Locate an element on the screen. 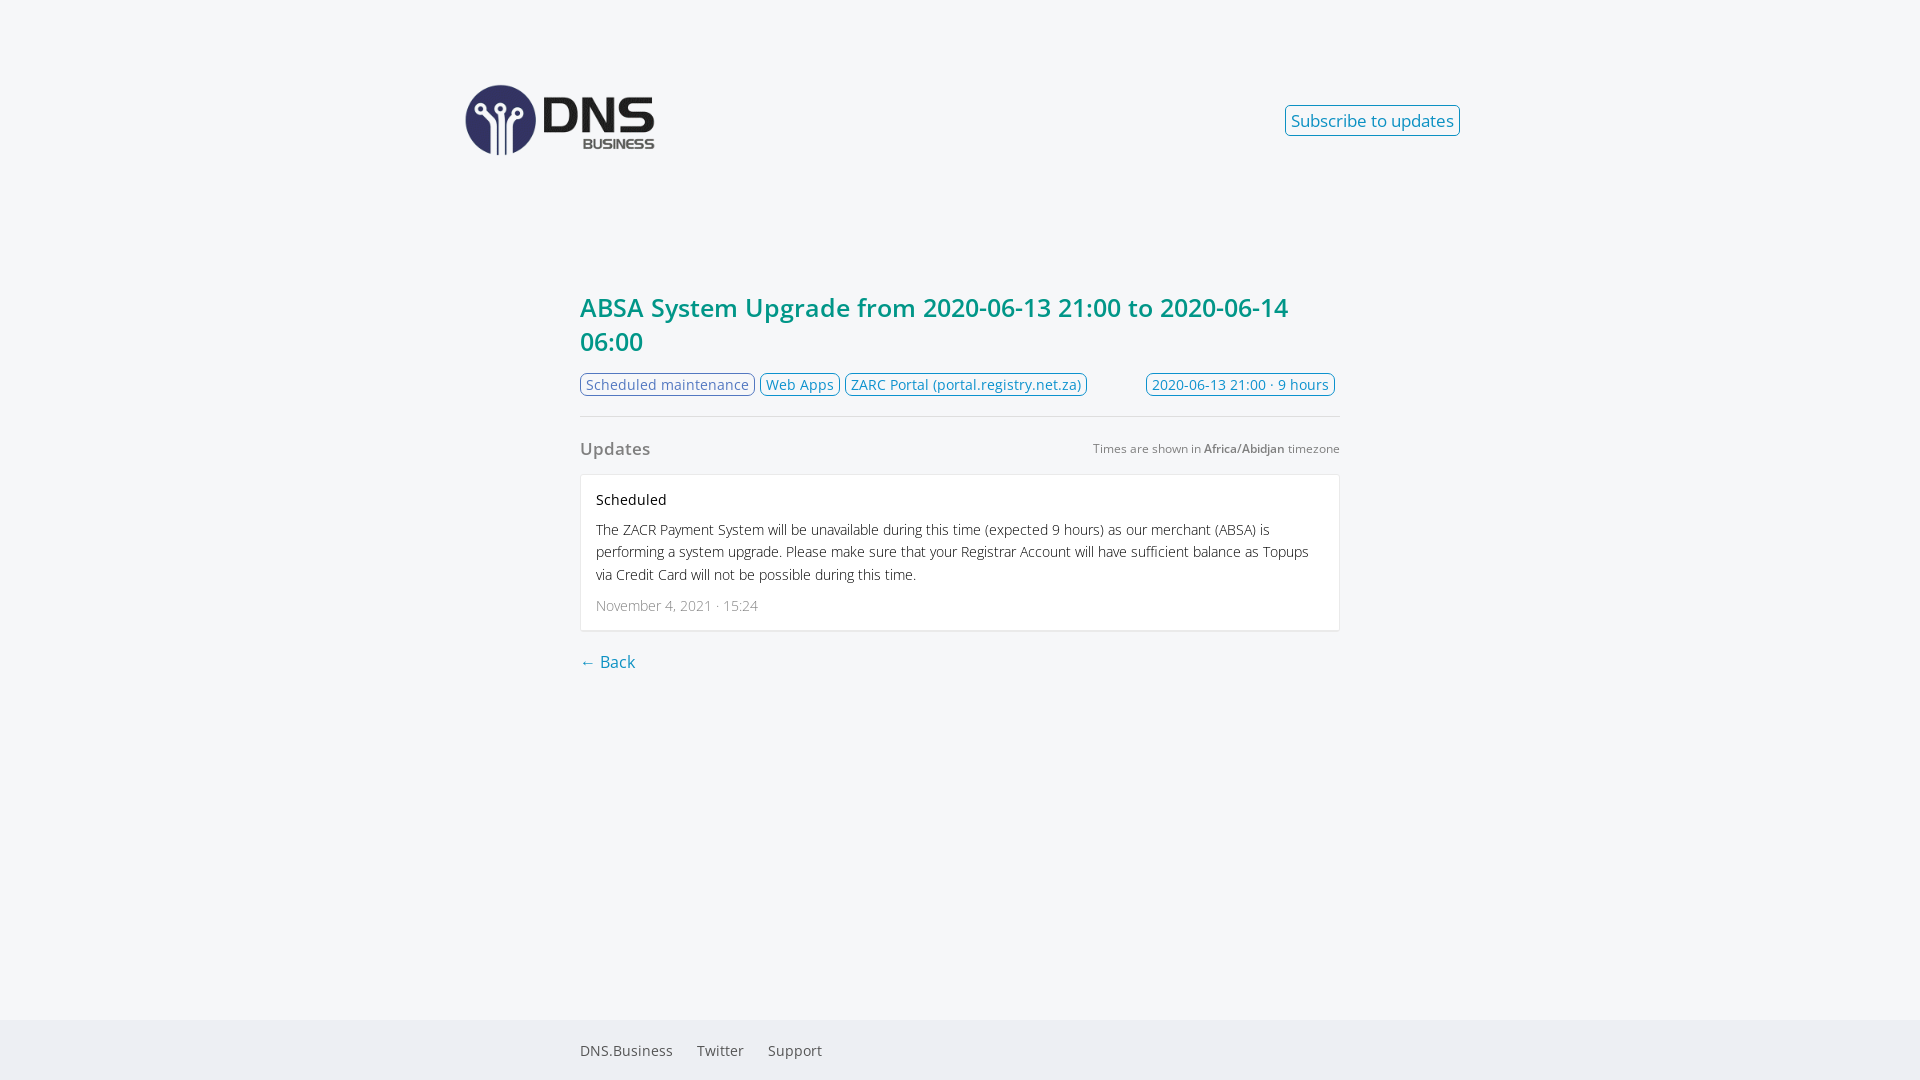 The width and height of the screenshot is (1920, 1080). 'DNS.Business' is located at coordinates (625, 1048).